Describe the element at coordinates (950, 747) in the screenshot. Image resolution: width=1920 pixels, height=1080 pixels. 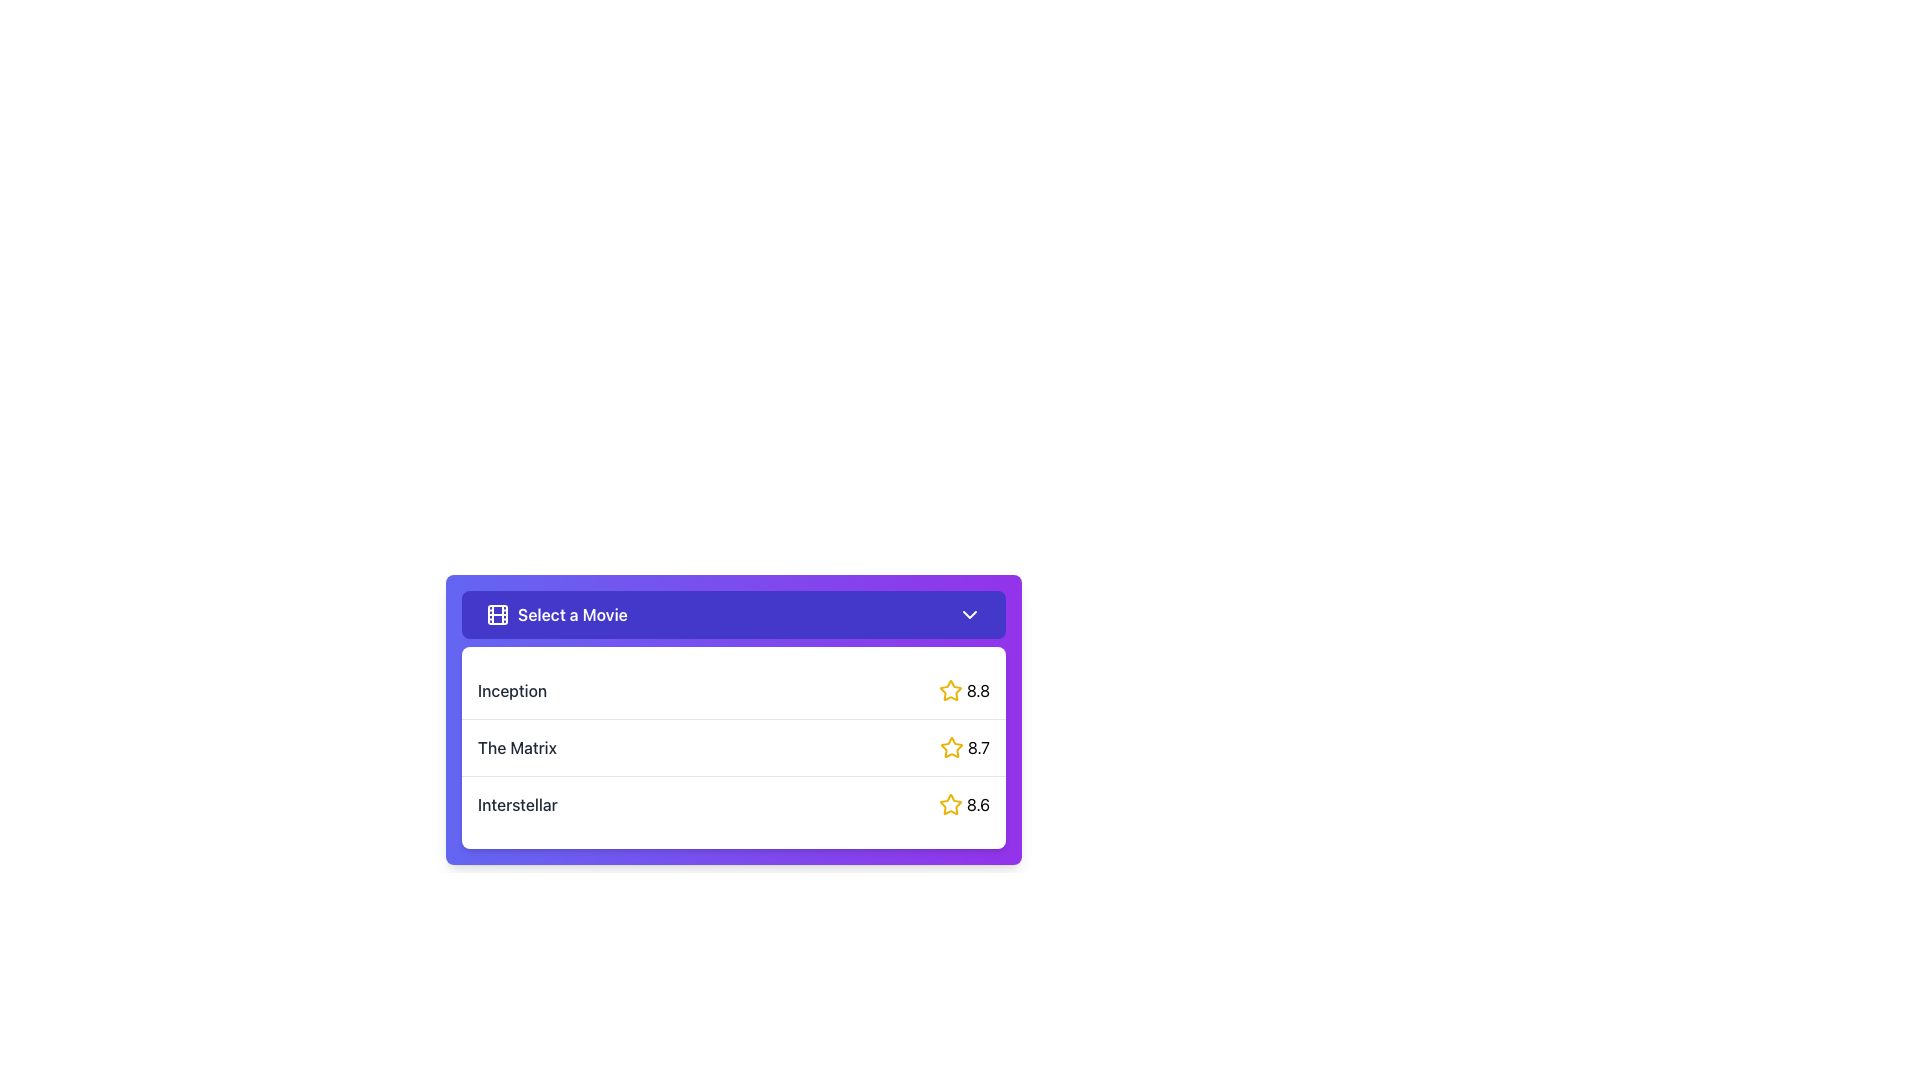
I see `the star-shaped yellow icon in the rating system for 'The Matrix' movie option in the dropdown menu` at that location.